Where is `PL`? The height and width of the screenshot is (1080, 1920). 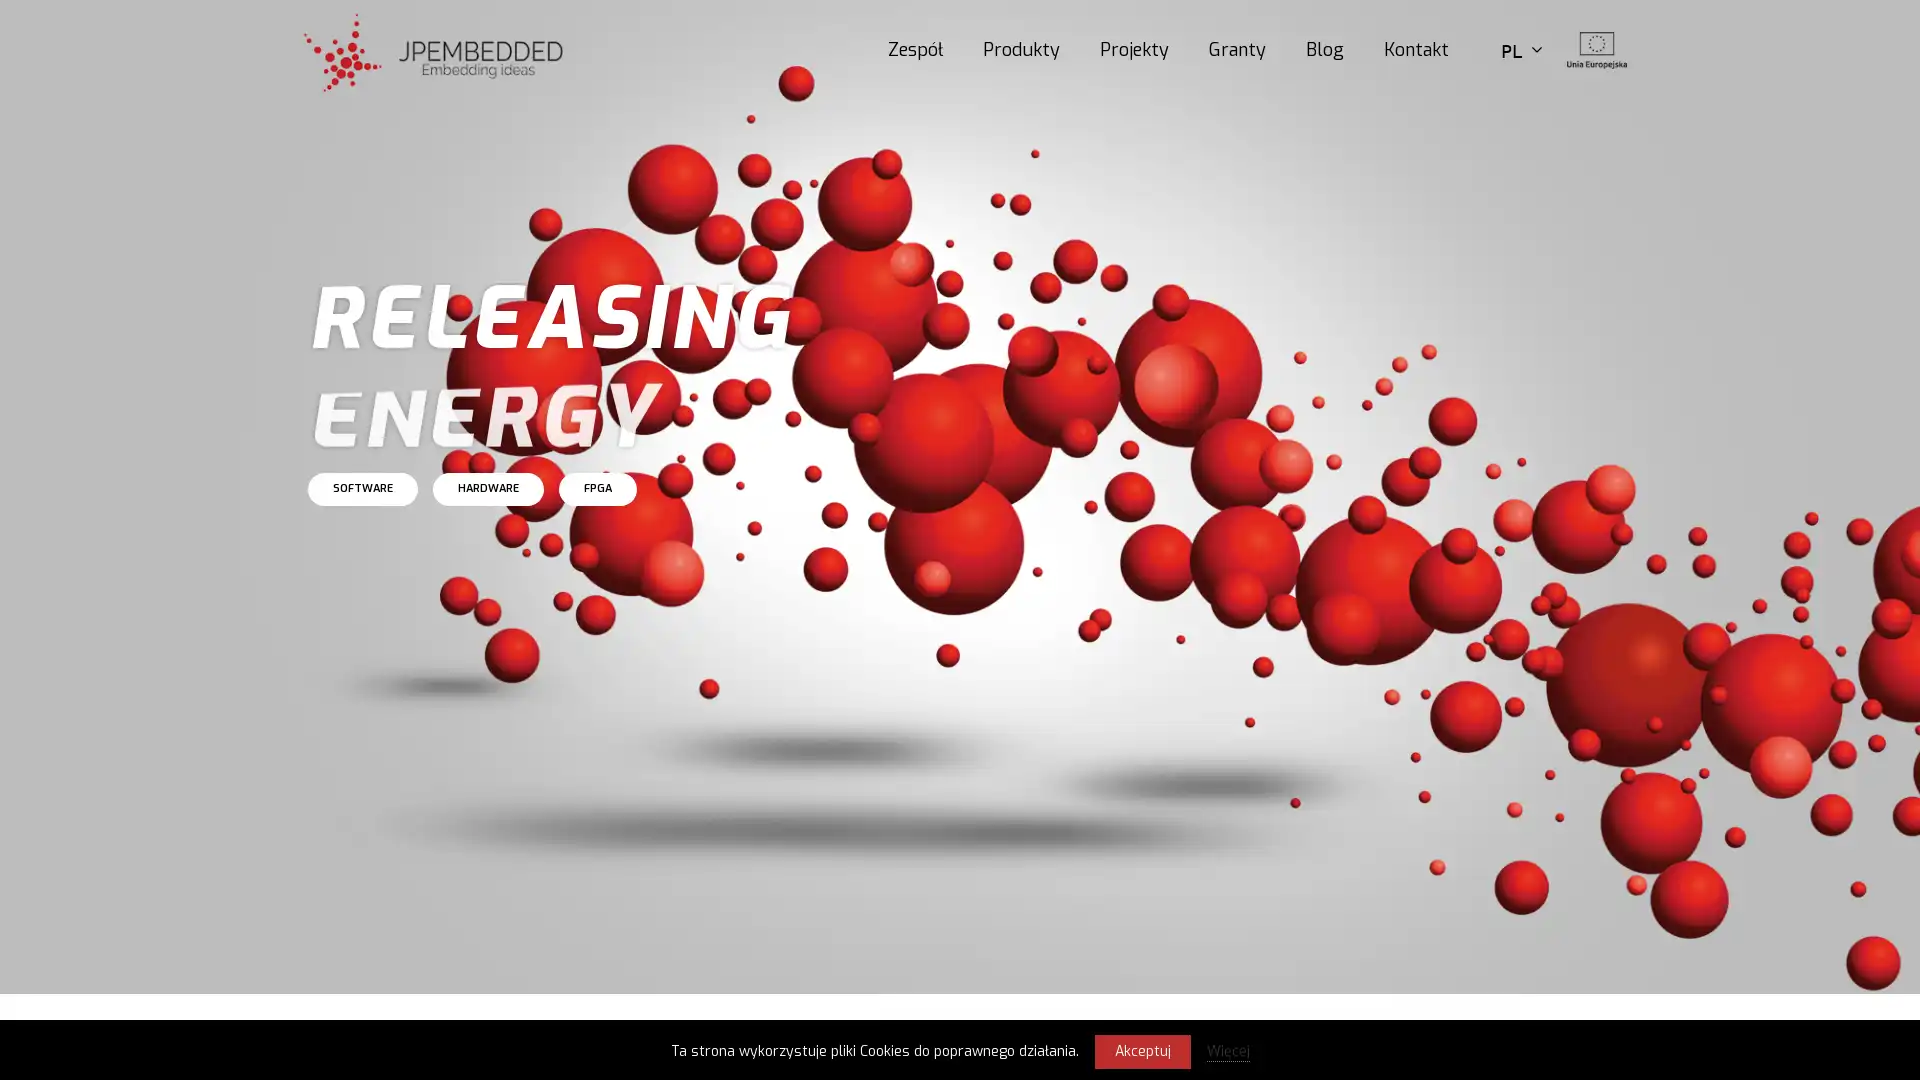 PL is located at coordinates (1520, 48).